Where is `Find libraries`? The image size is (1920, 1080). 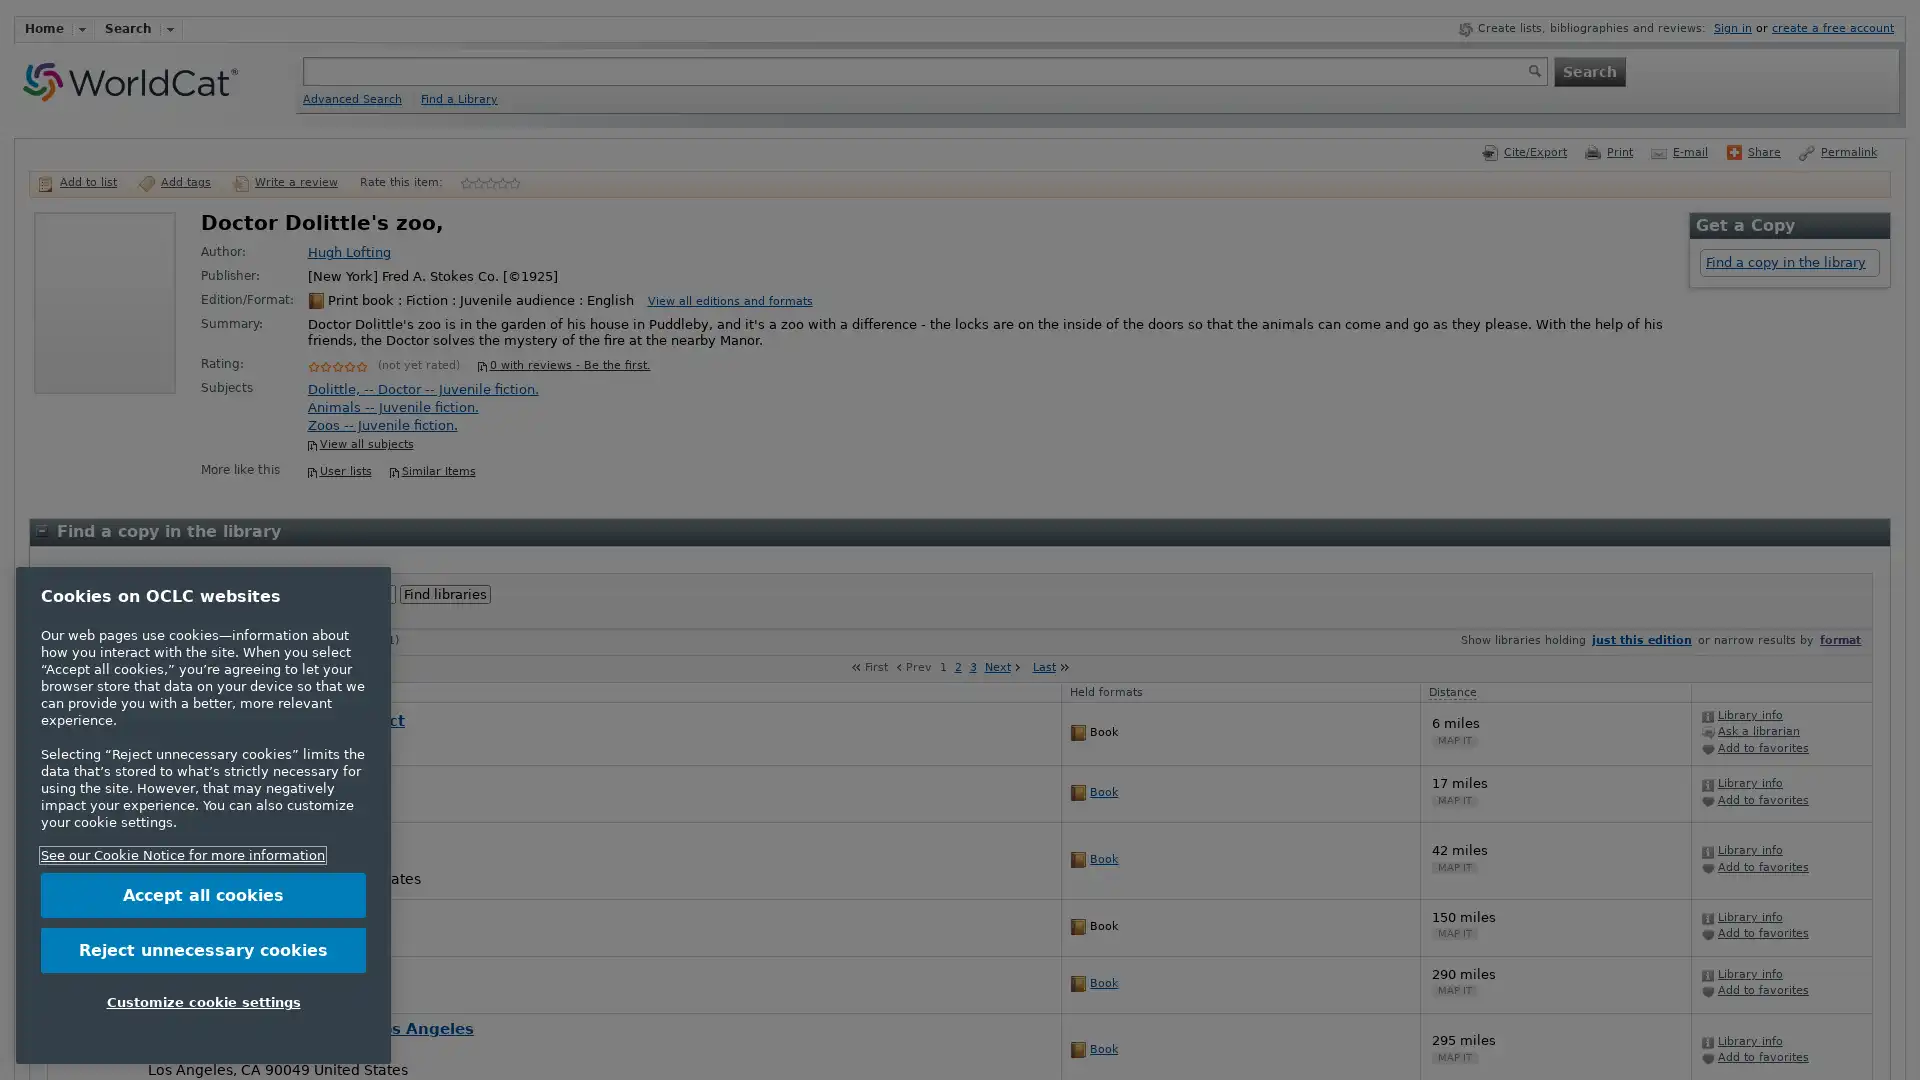
Find libraries is located at coordinates (444, 593).